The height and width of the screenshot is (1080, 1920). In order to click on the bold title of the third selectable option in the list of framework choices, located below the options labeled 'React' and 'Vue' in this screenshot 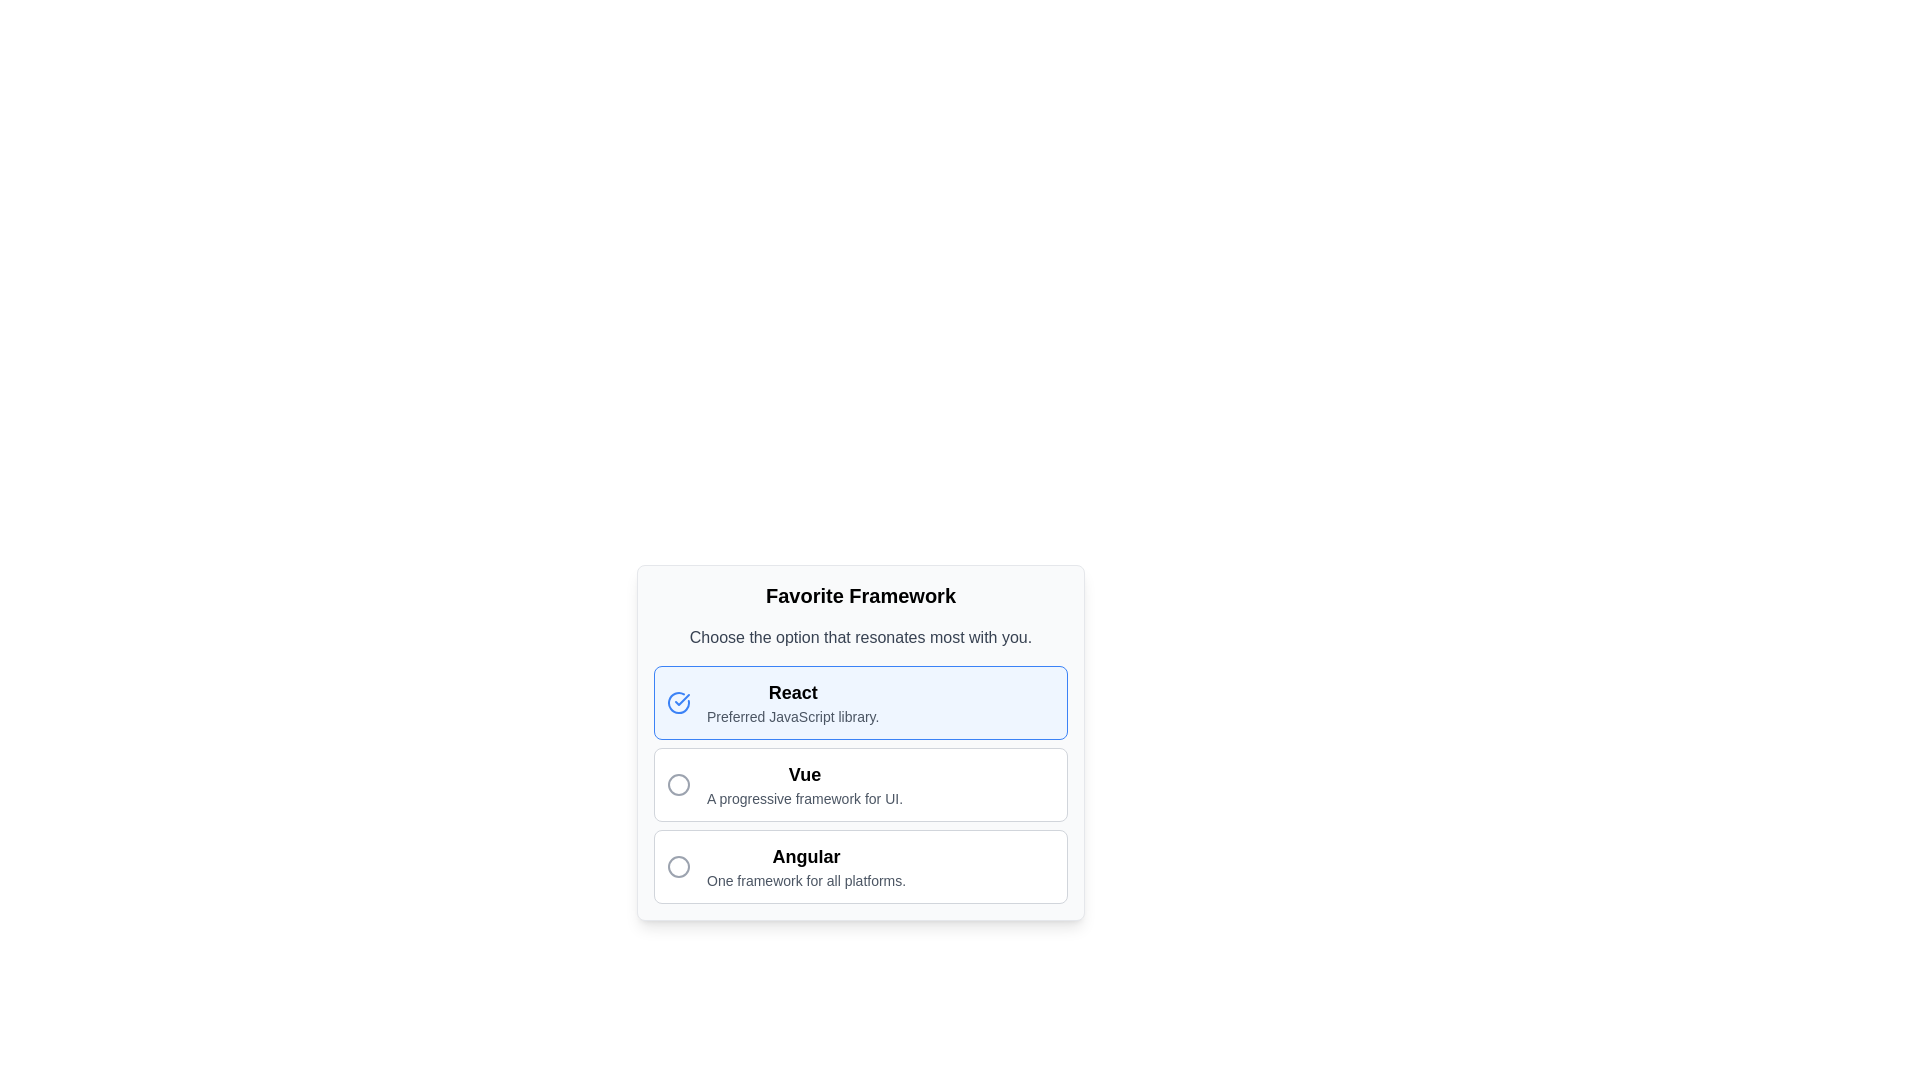, I will do `click(806, 855)`.